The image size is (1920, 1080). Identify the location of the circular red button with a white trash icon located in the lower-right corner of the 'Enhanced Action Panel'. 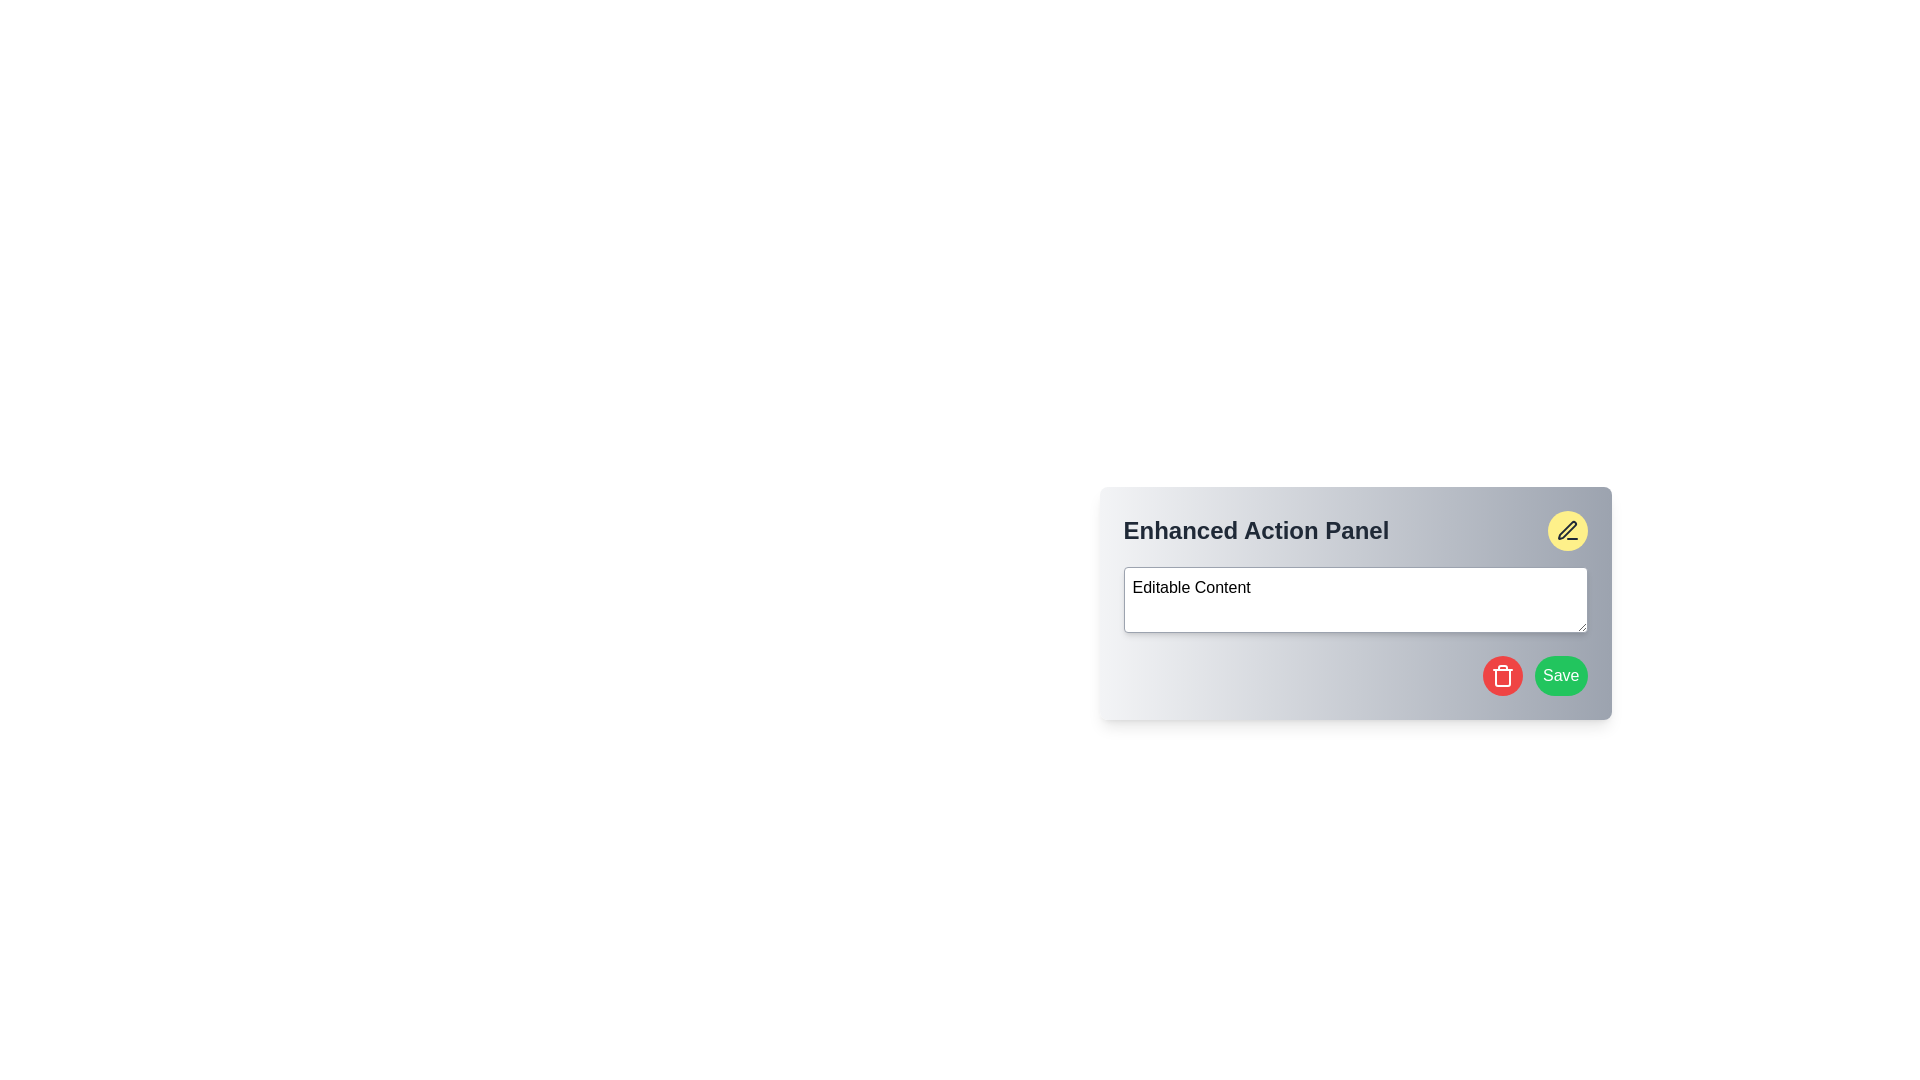
(1502, 675).